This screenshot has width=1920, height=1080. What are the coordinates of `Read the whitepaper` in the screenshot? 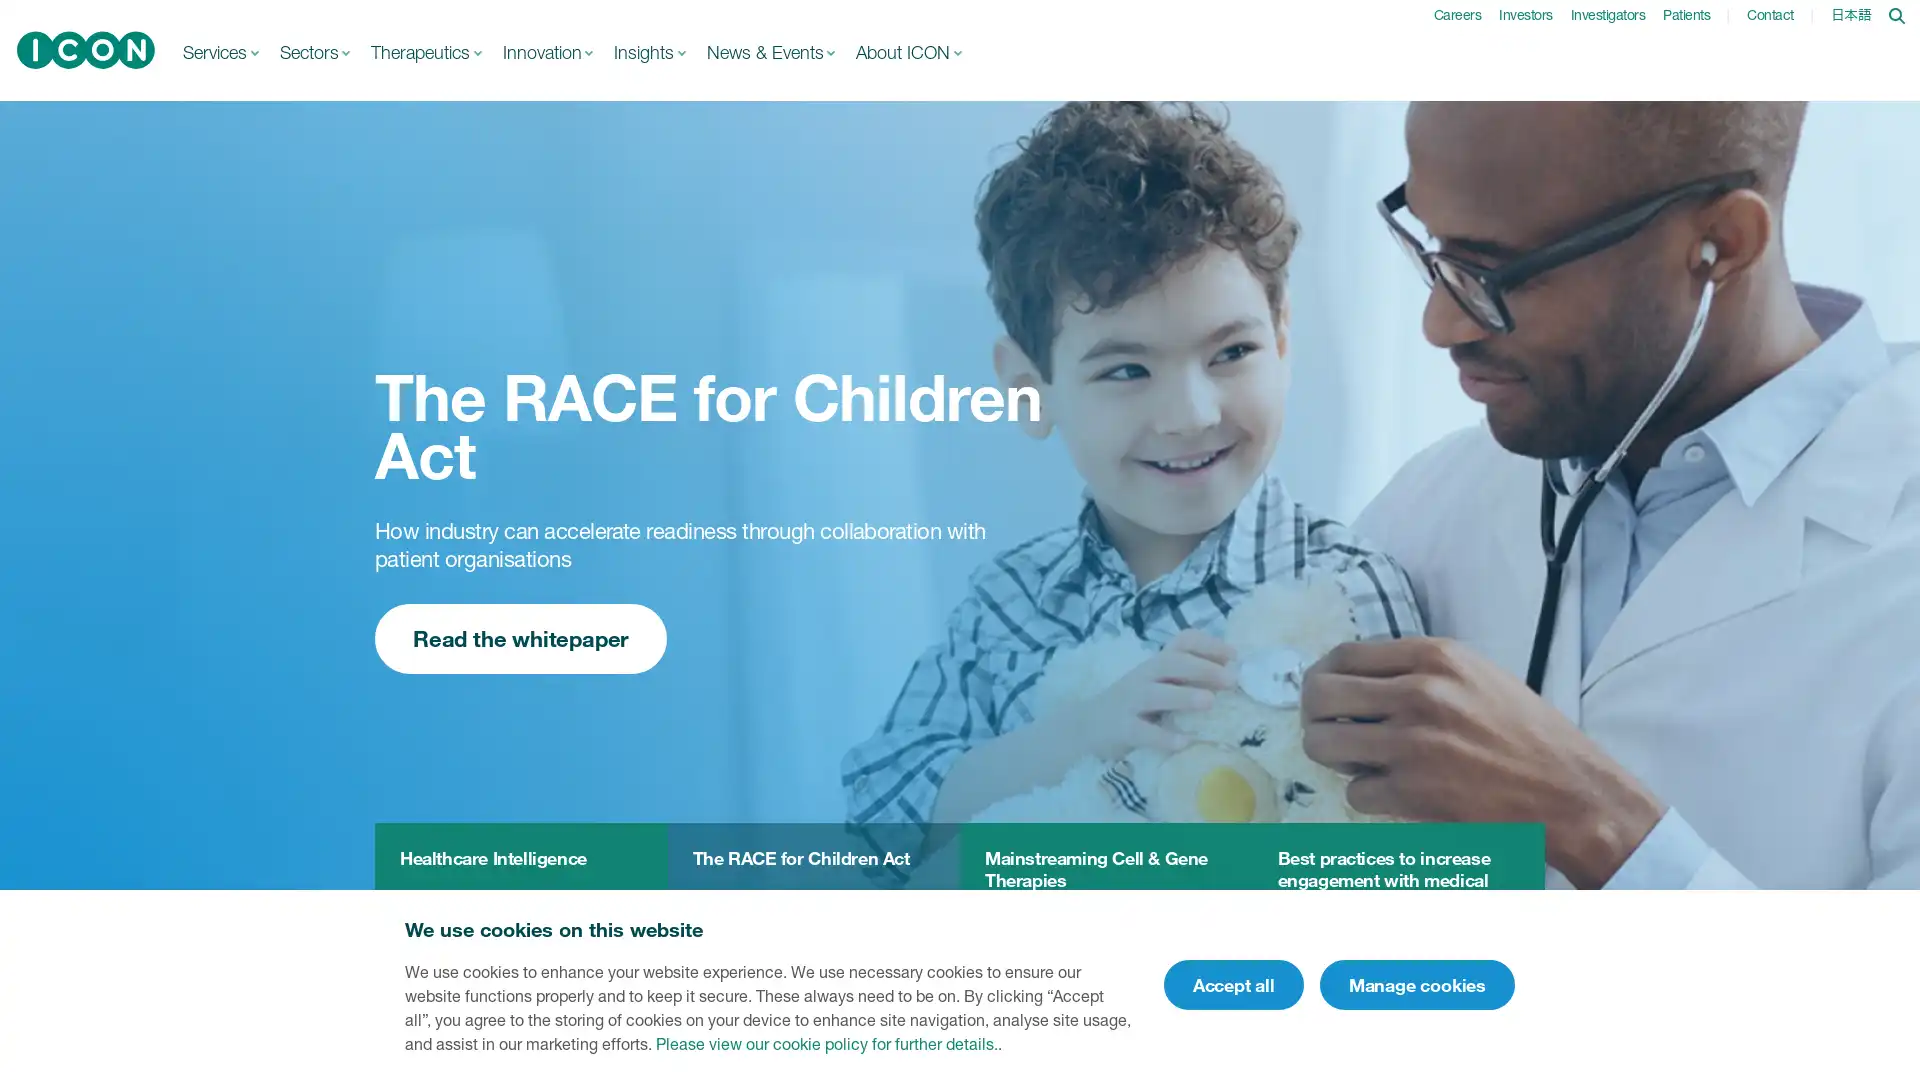 It's located at (521, 638).